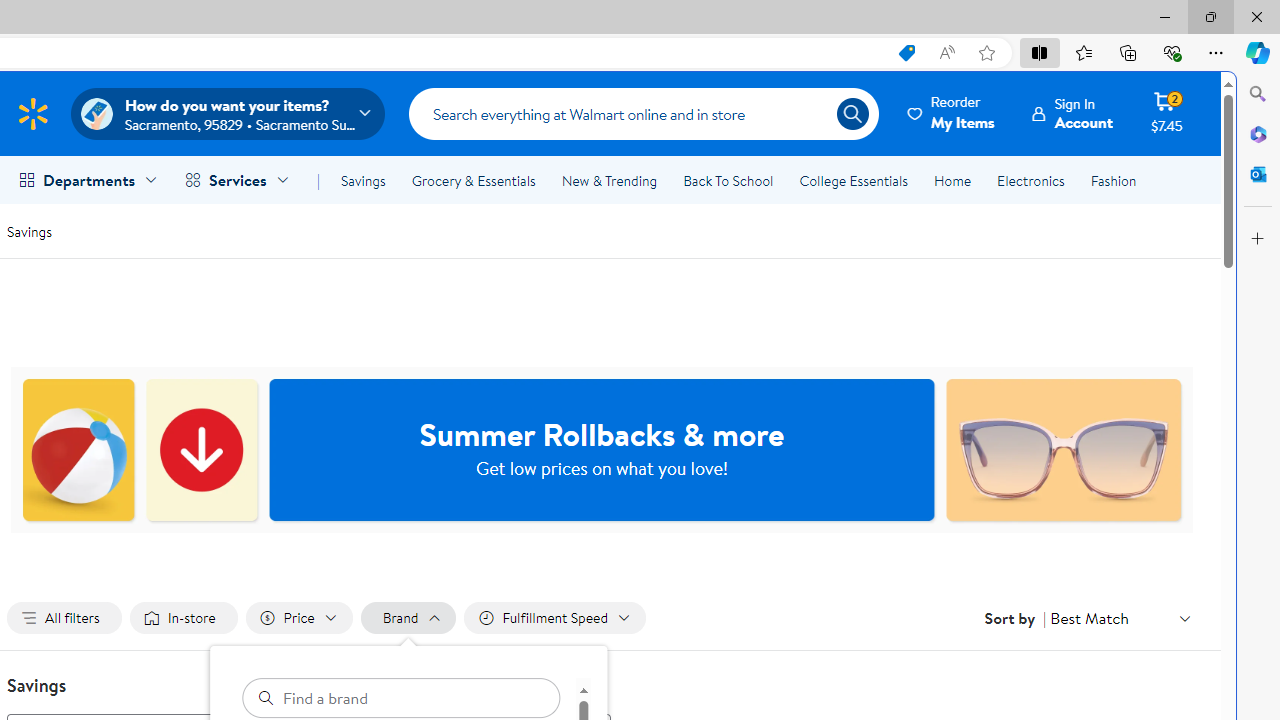  What do you see at coordinates (64, 617) in the screenshot?
I see `'All filters none applied, activate to change'` at bounding box center [64, 617].